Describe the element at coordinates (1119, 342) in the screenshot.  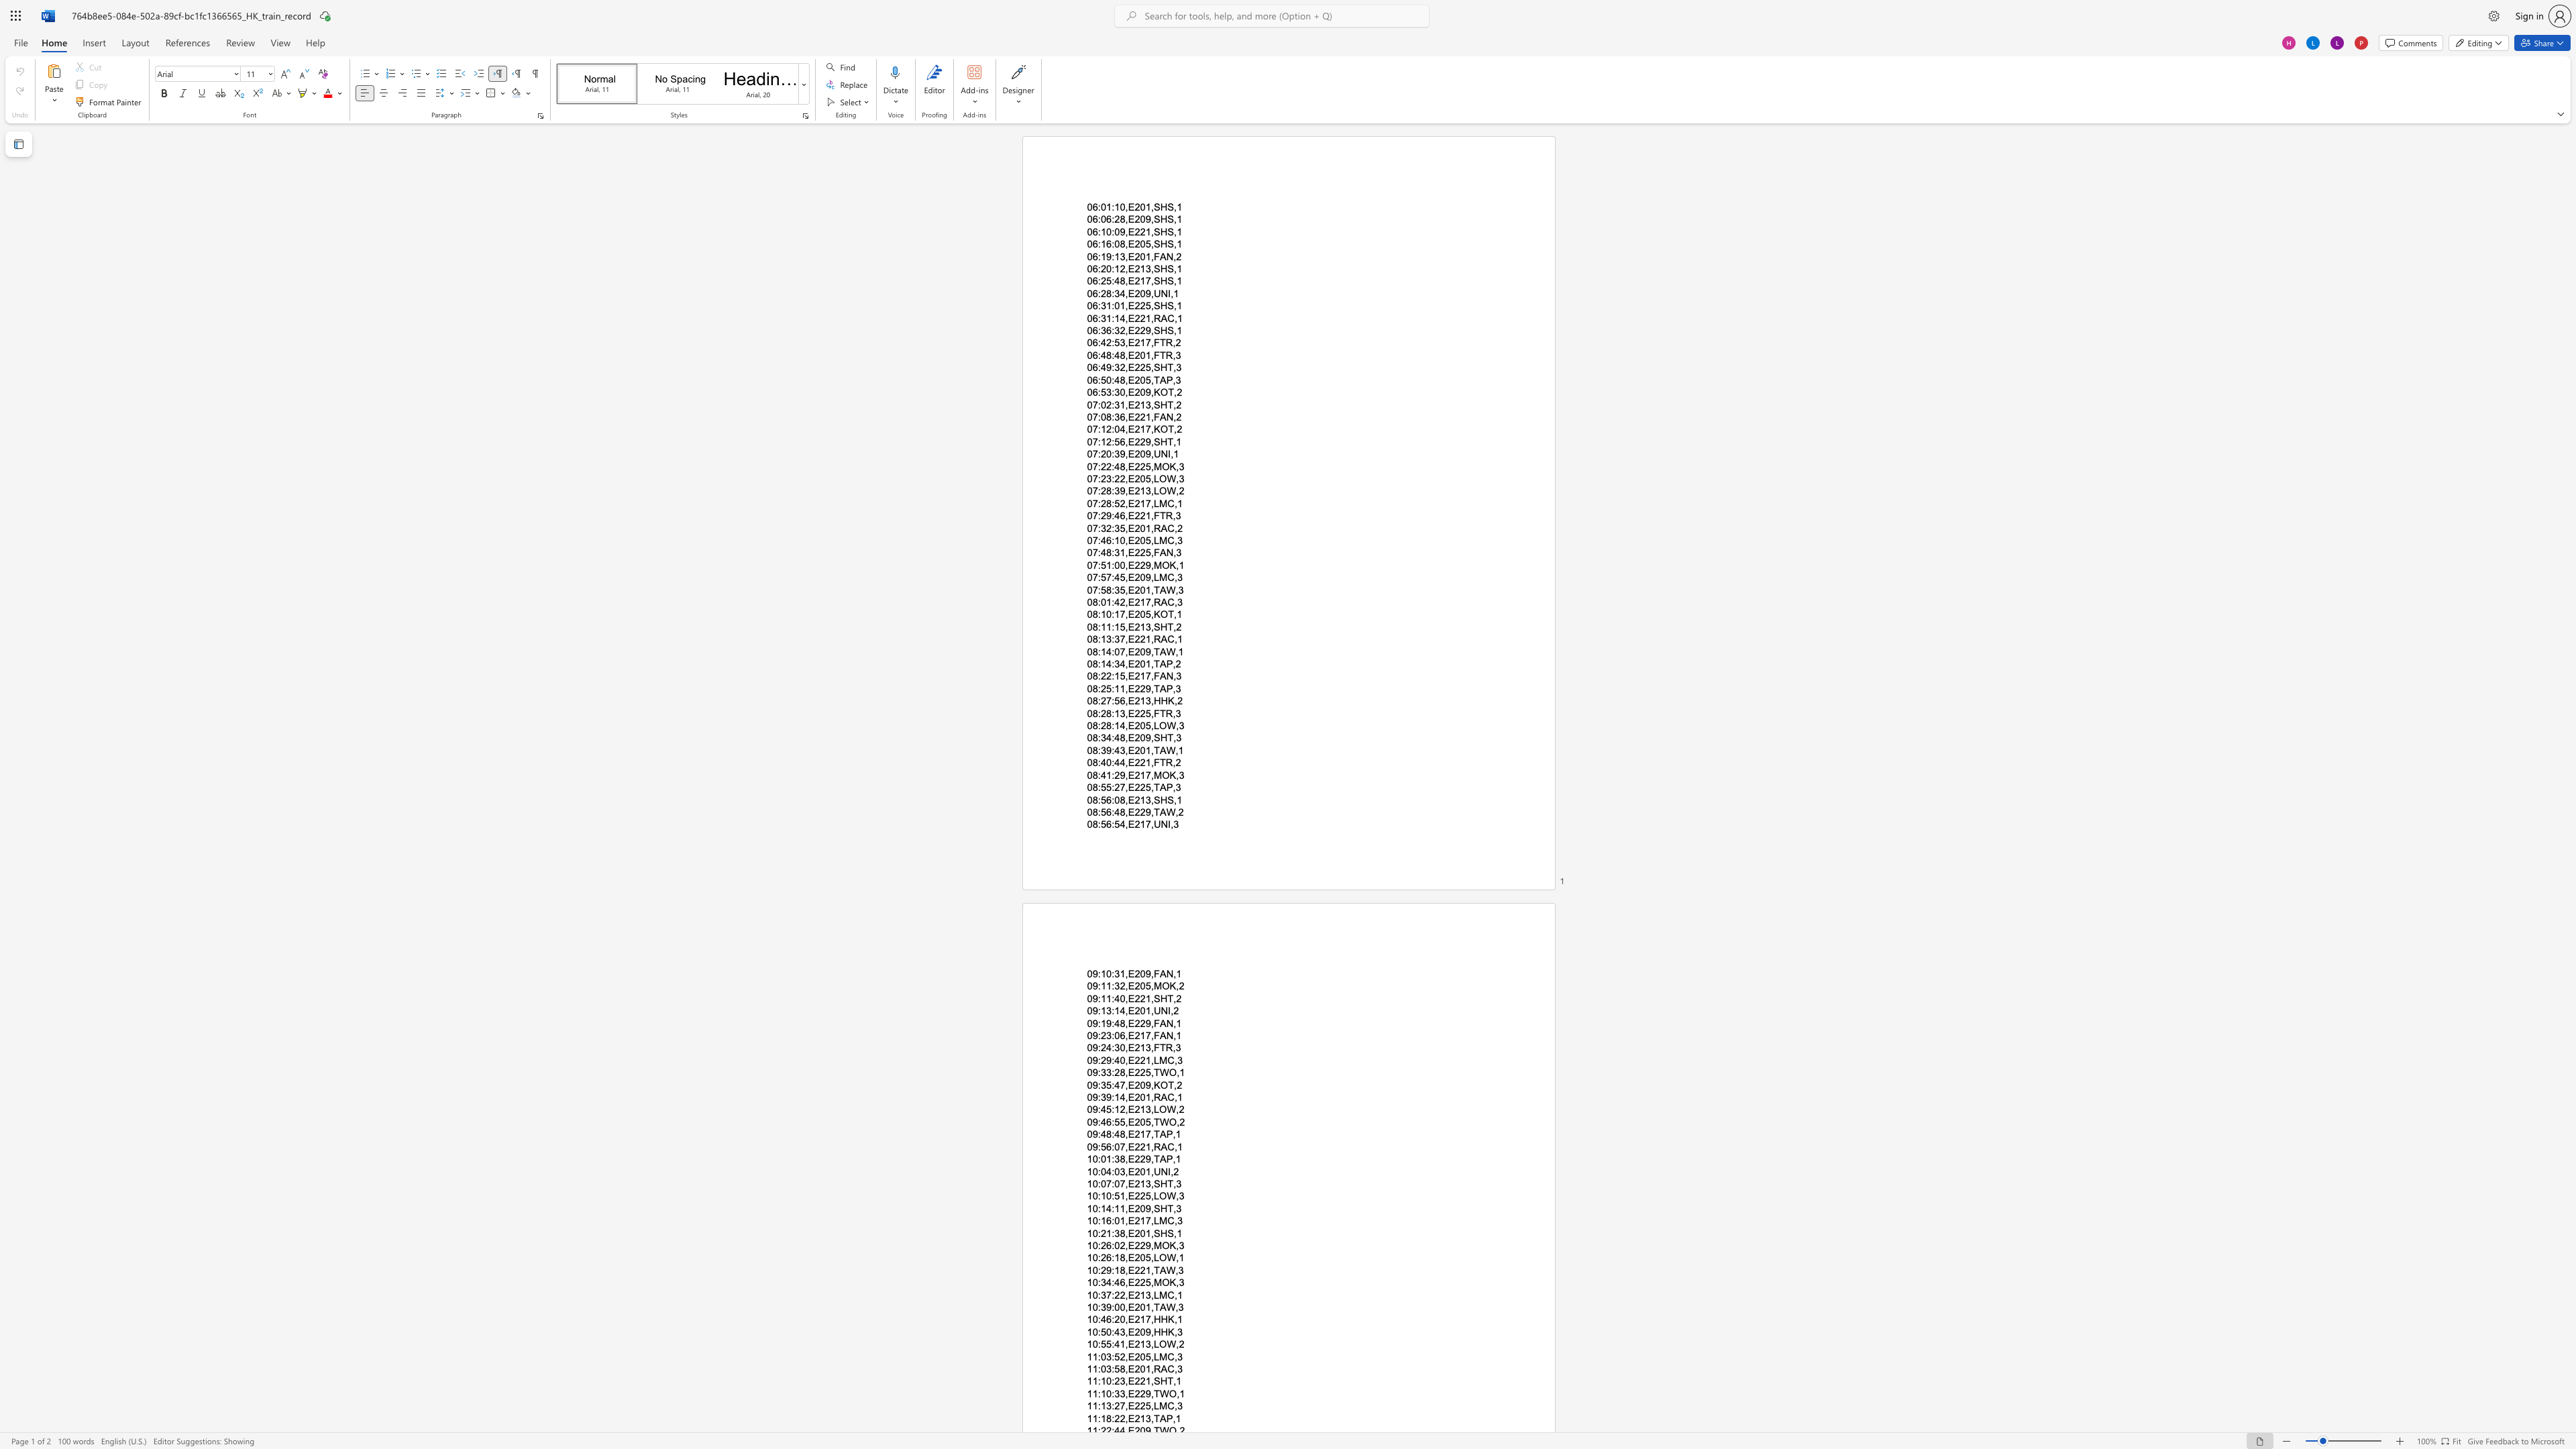
I see `the subset text "3,E217,FTR,2" within the text "06:42:53,E217,FTR,2"` at that location.